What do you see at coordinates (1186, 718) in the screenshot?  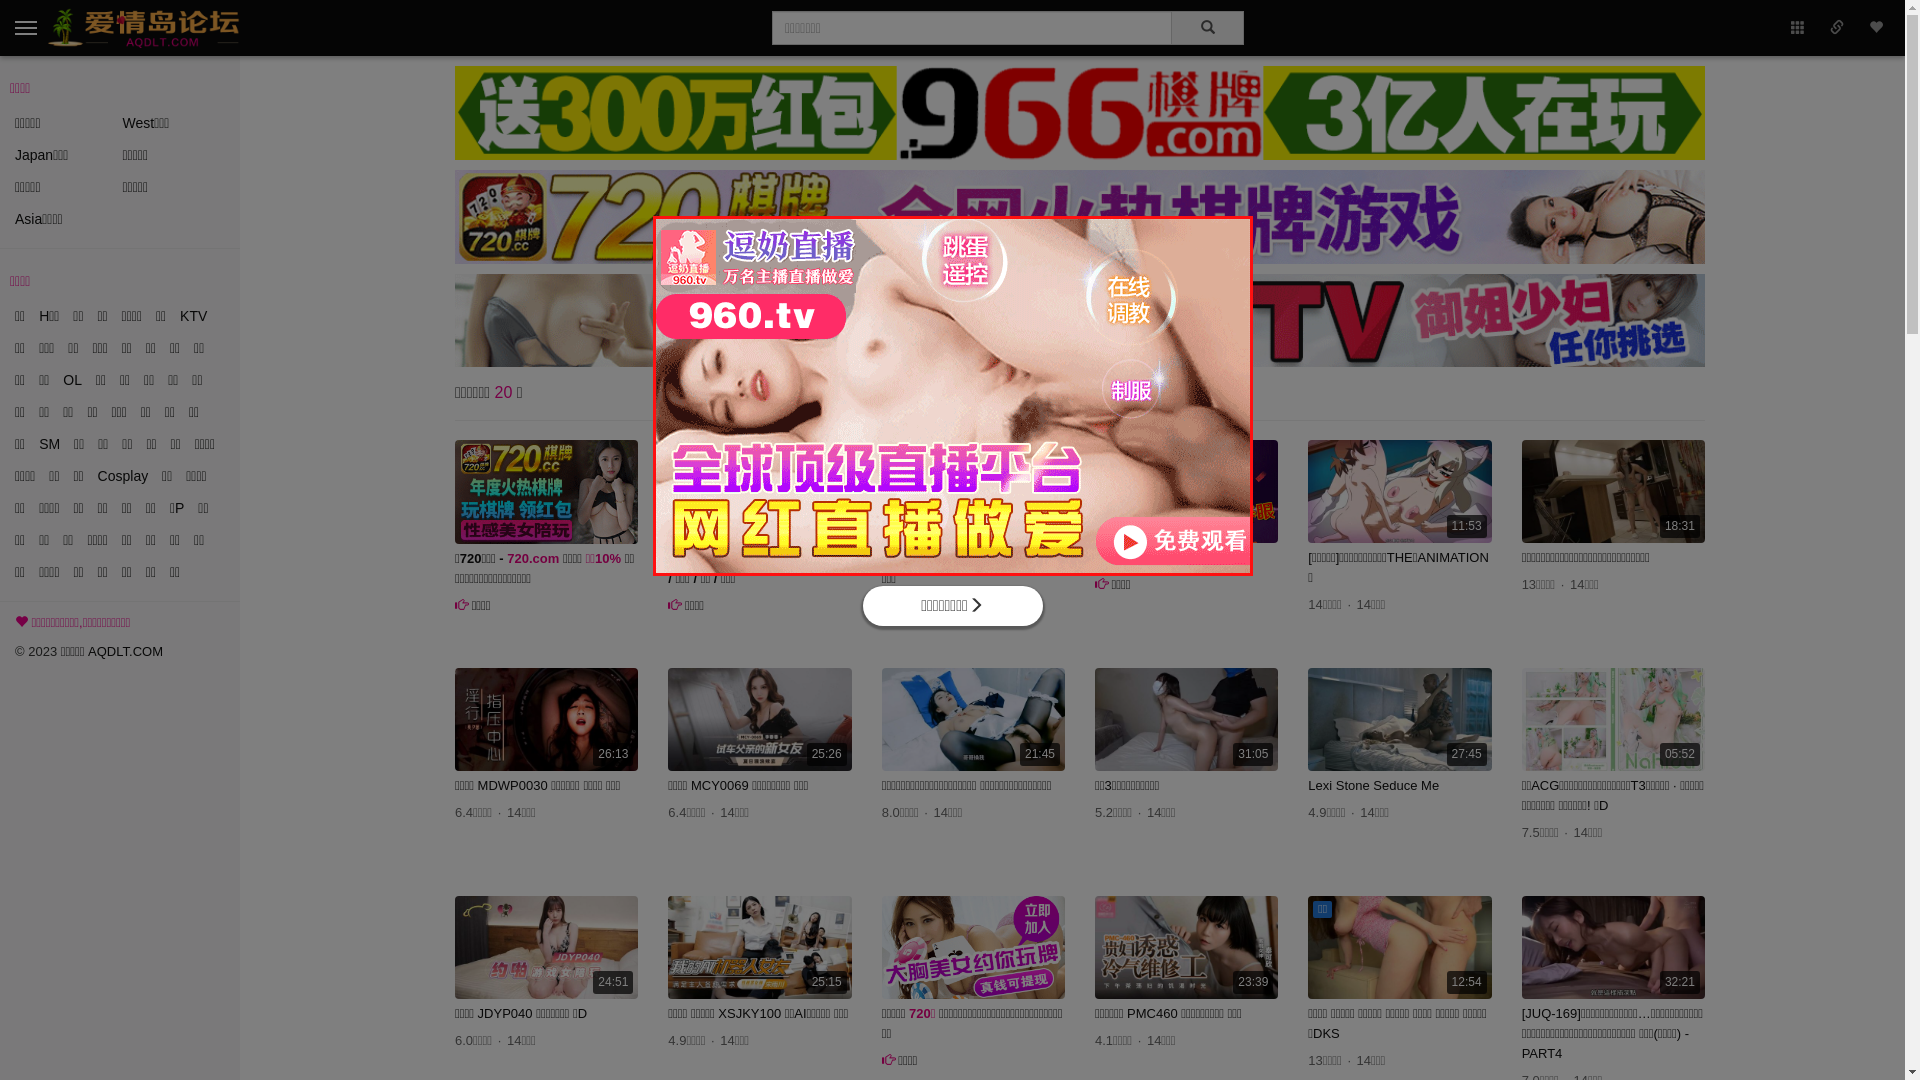 I see `'31:05'` at bounding box center [1186, 718].